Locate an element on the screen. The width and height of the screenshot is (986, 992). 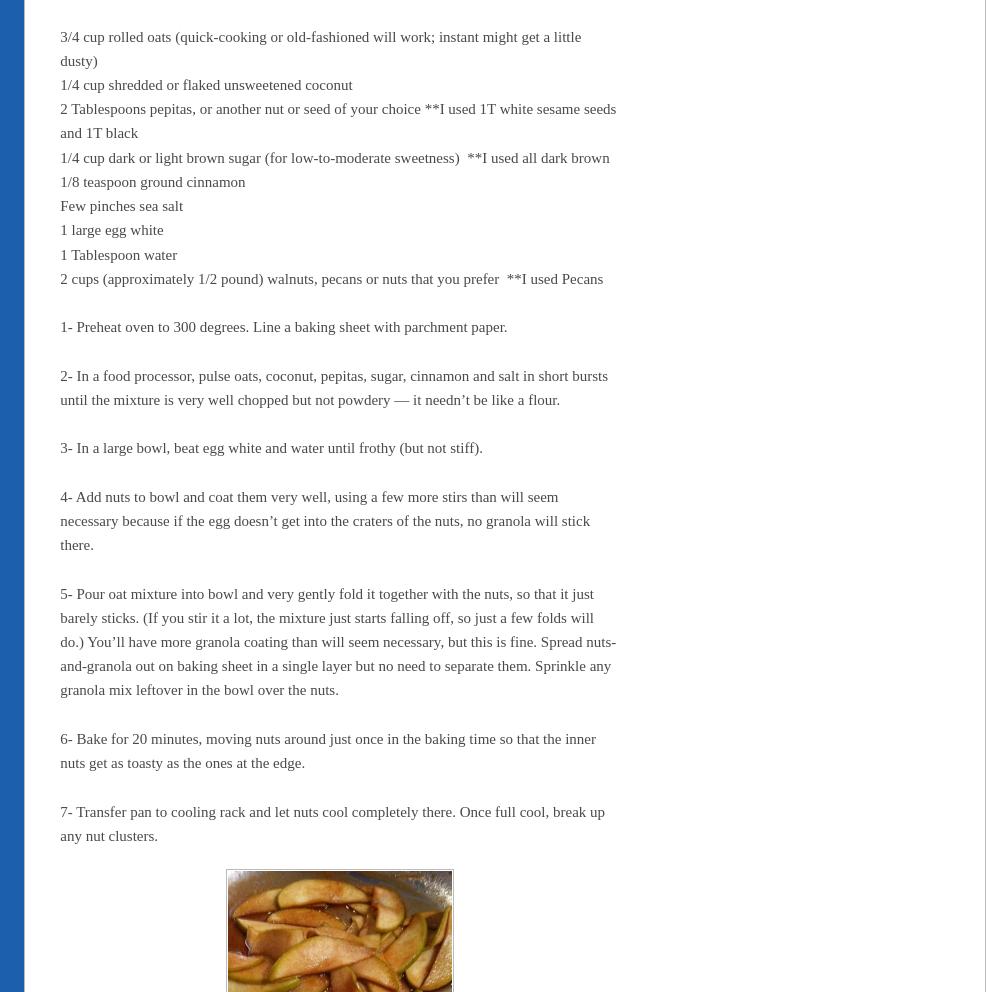
'4- Add nuts to bowl and coat them very well, using a few more stirs than will seem necessary because if the egg doesn’t get into the craters of the nuts, no granola will stick there.' is located at coordinates (324, 519).